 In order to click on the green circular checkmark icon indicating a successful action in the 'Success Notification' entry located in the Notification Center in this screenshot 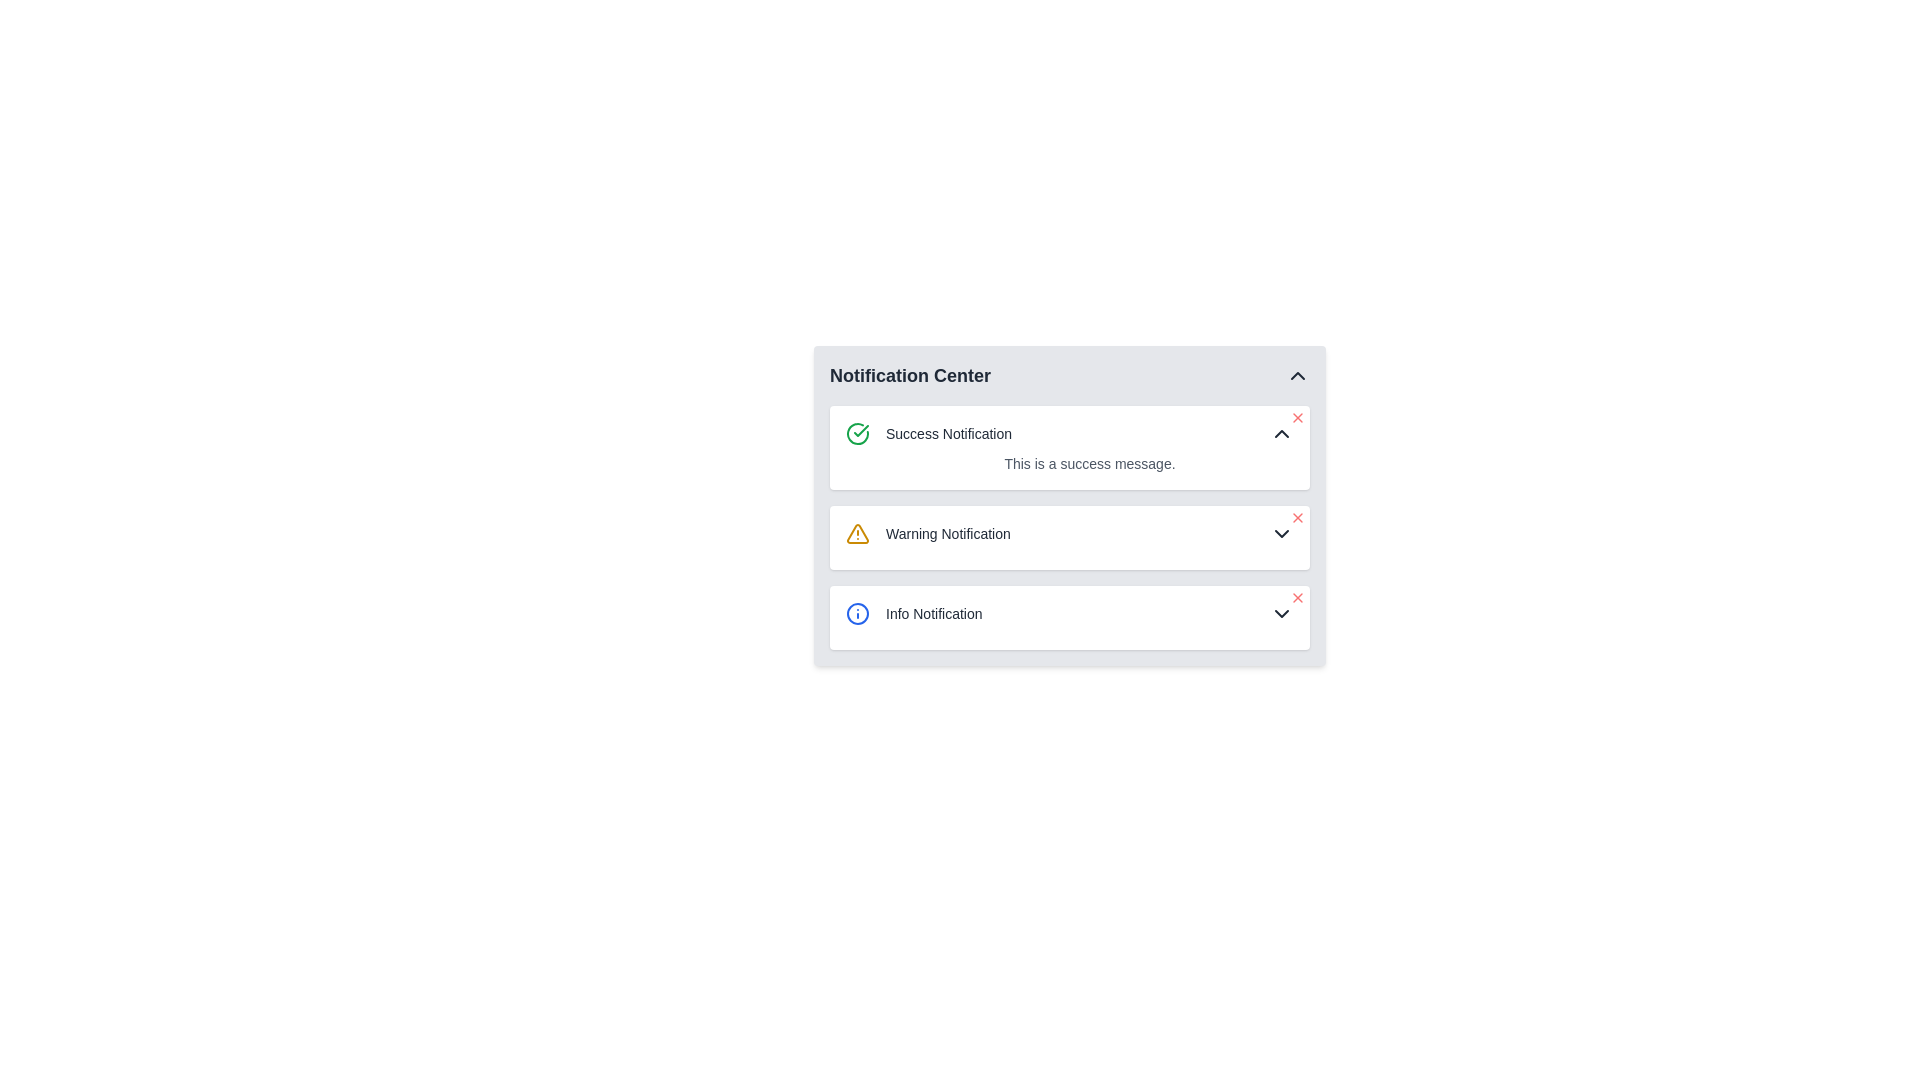, I will do `click(861, 430)`.